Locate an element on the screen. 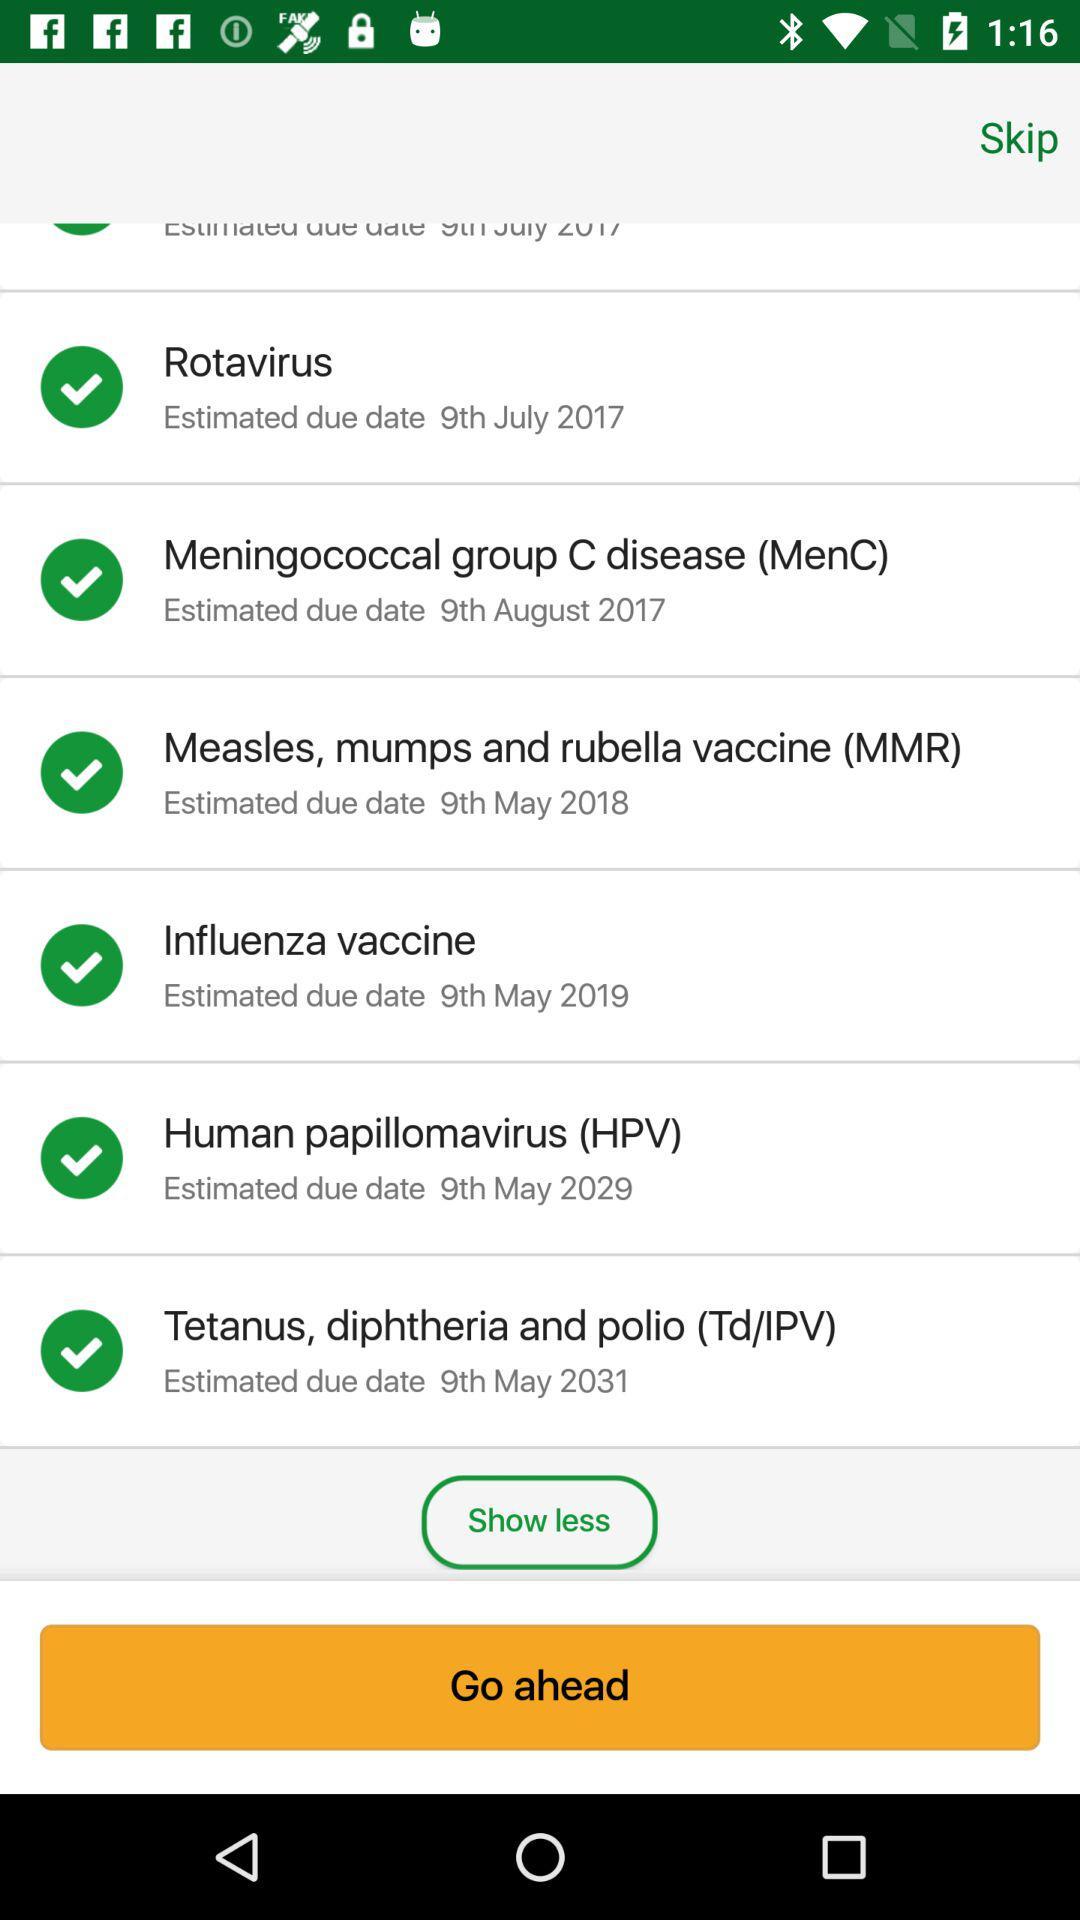 The image size is (1080, 1920). option is located at coordinates (101, 236).